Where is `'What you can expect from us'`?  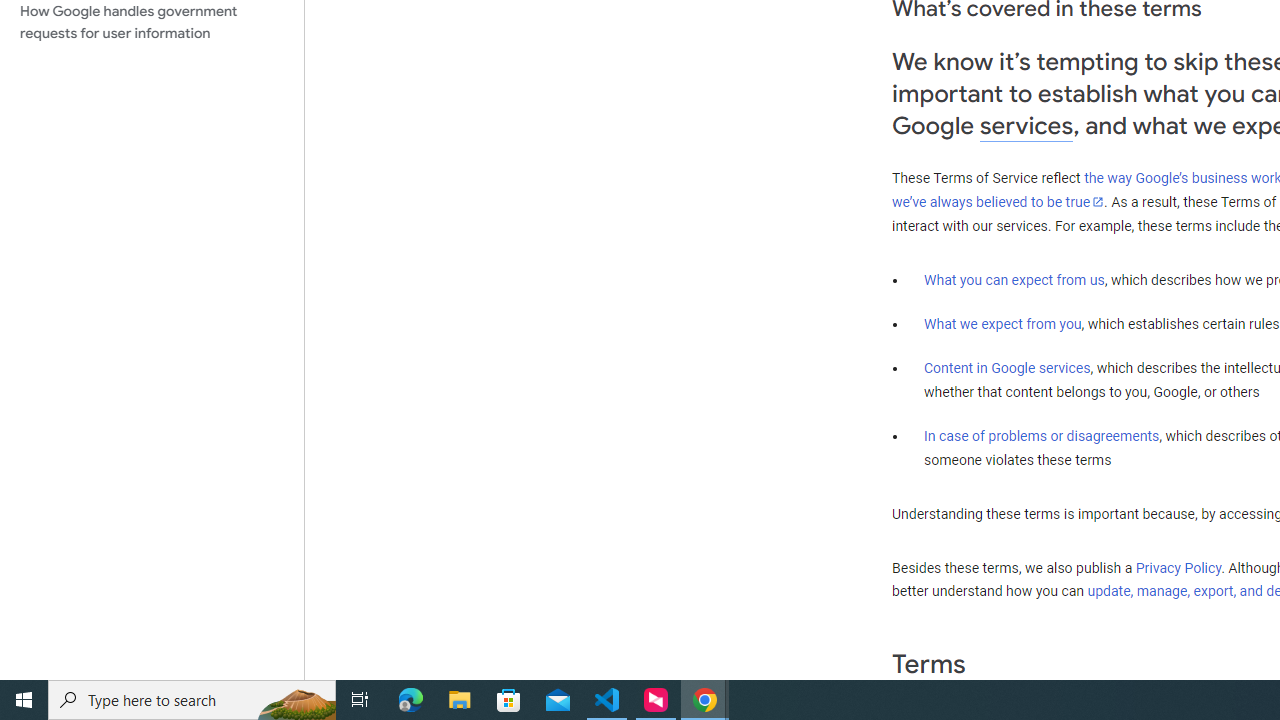
'What you can expect from us' is located at coordinates (1014, 279).